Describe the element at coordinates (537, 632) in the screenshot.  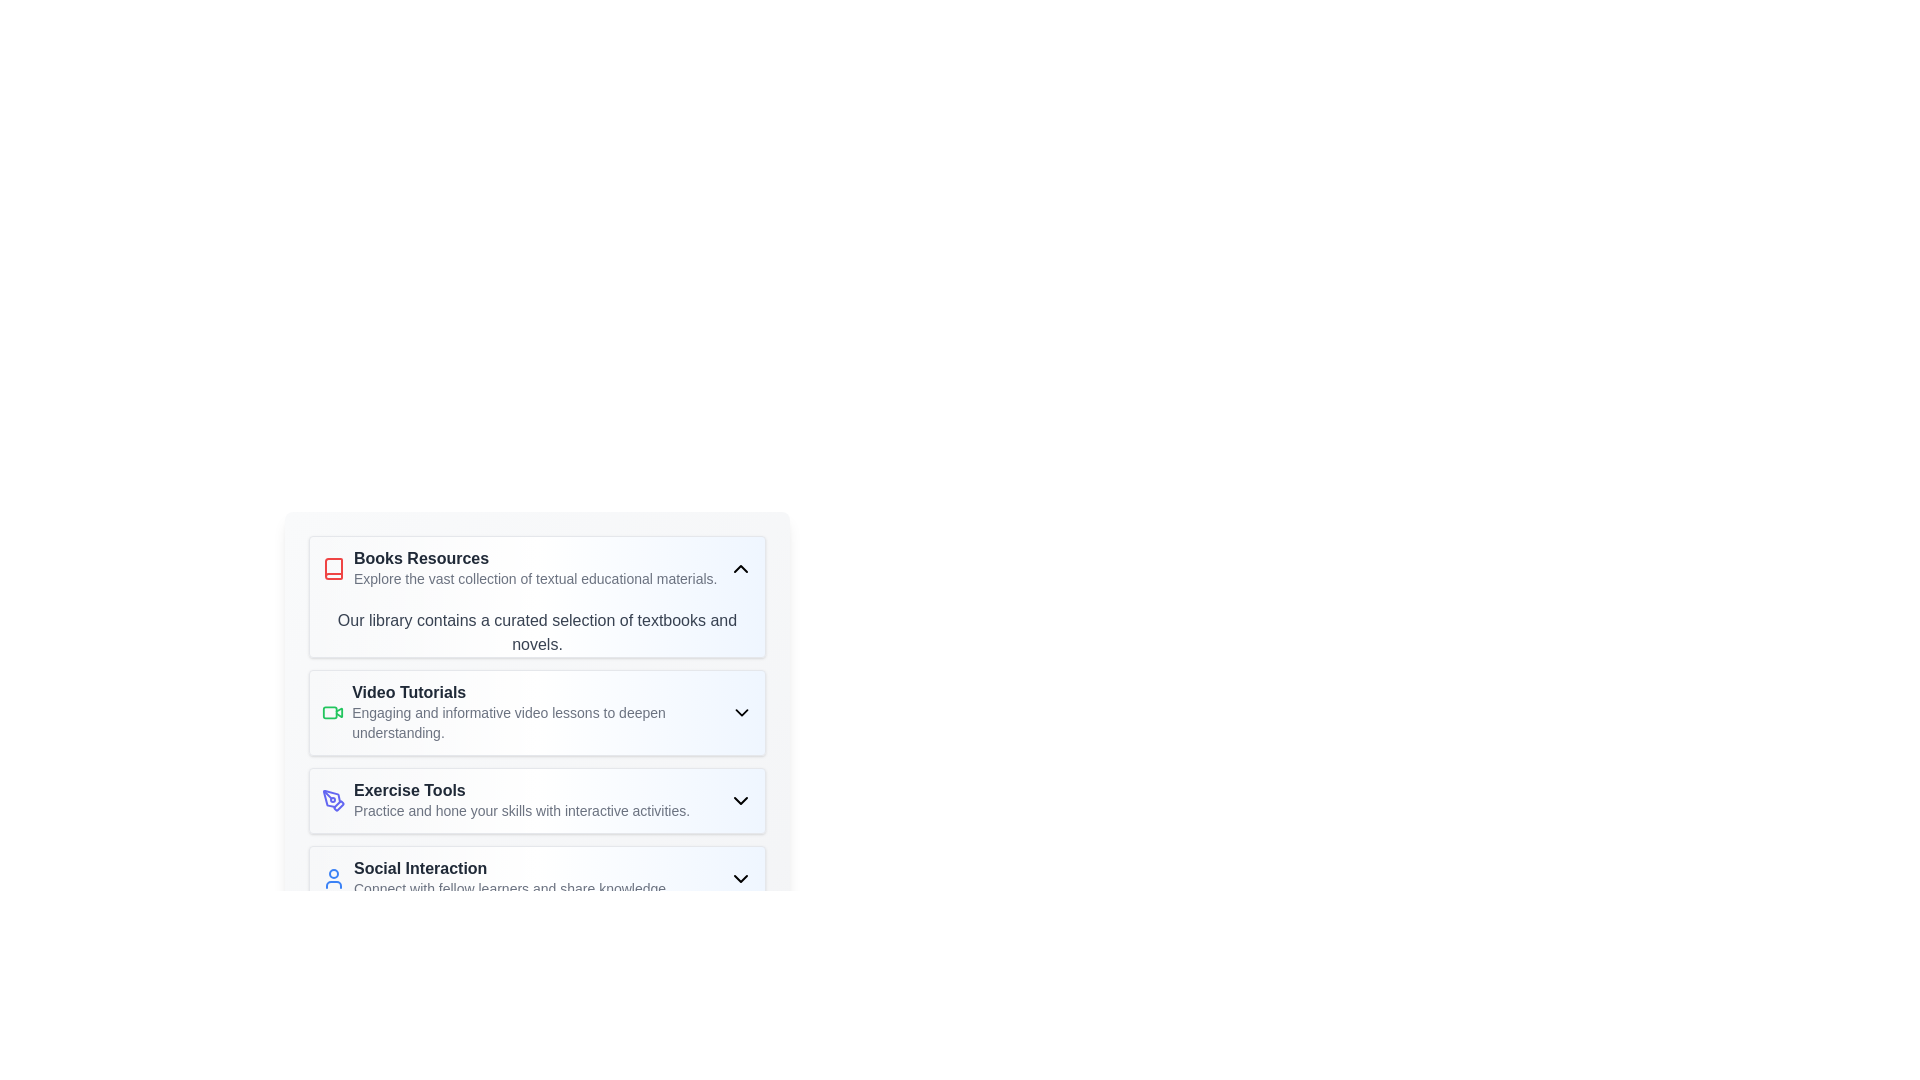
I see `the static text stating "Our library contains a curated selection of textbooks and novels." which is styled in gray (#707070) and centered under the header "Books Resources."` at that location.